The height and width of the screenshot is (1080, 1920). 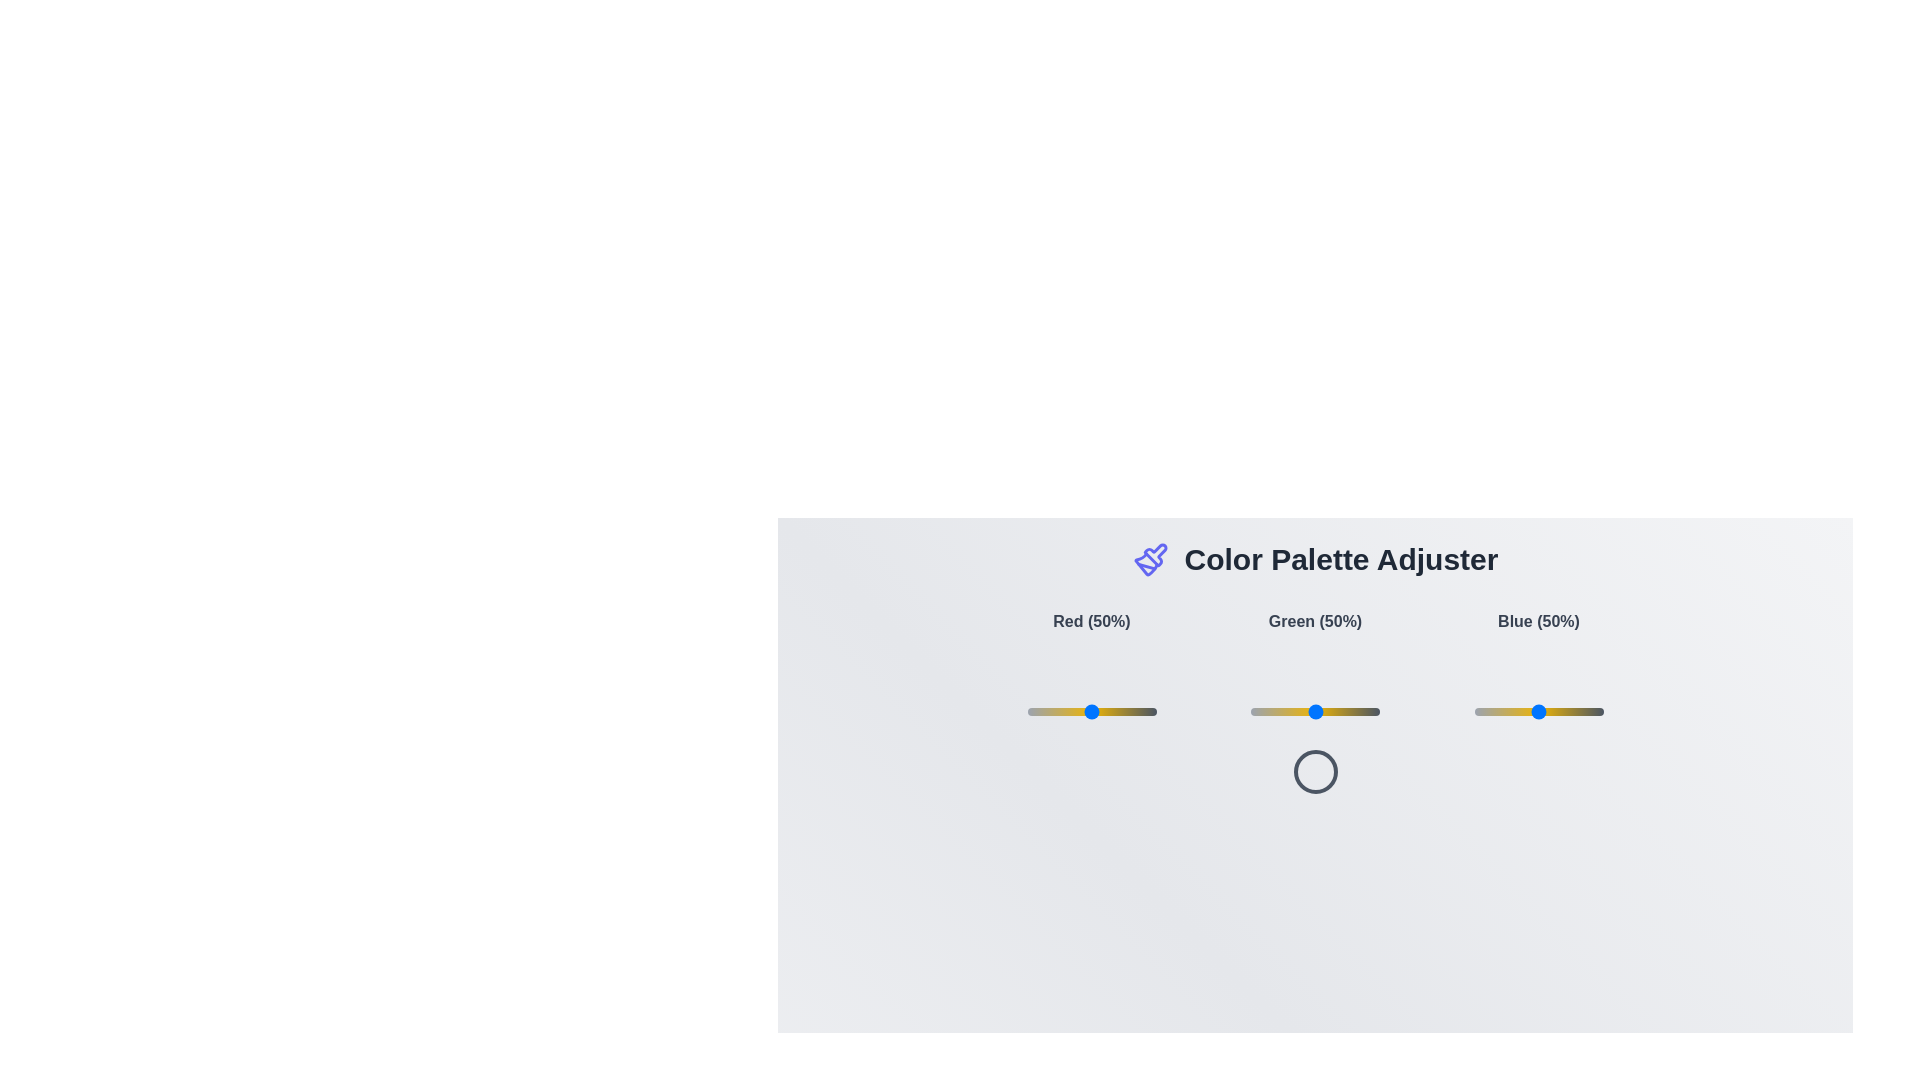 What do you see at coordinates (1512, 711) in the screenshot?
I see `the blue color slider to 29%` at bounding box center [1512, 711].